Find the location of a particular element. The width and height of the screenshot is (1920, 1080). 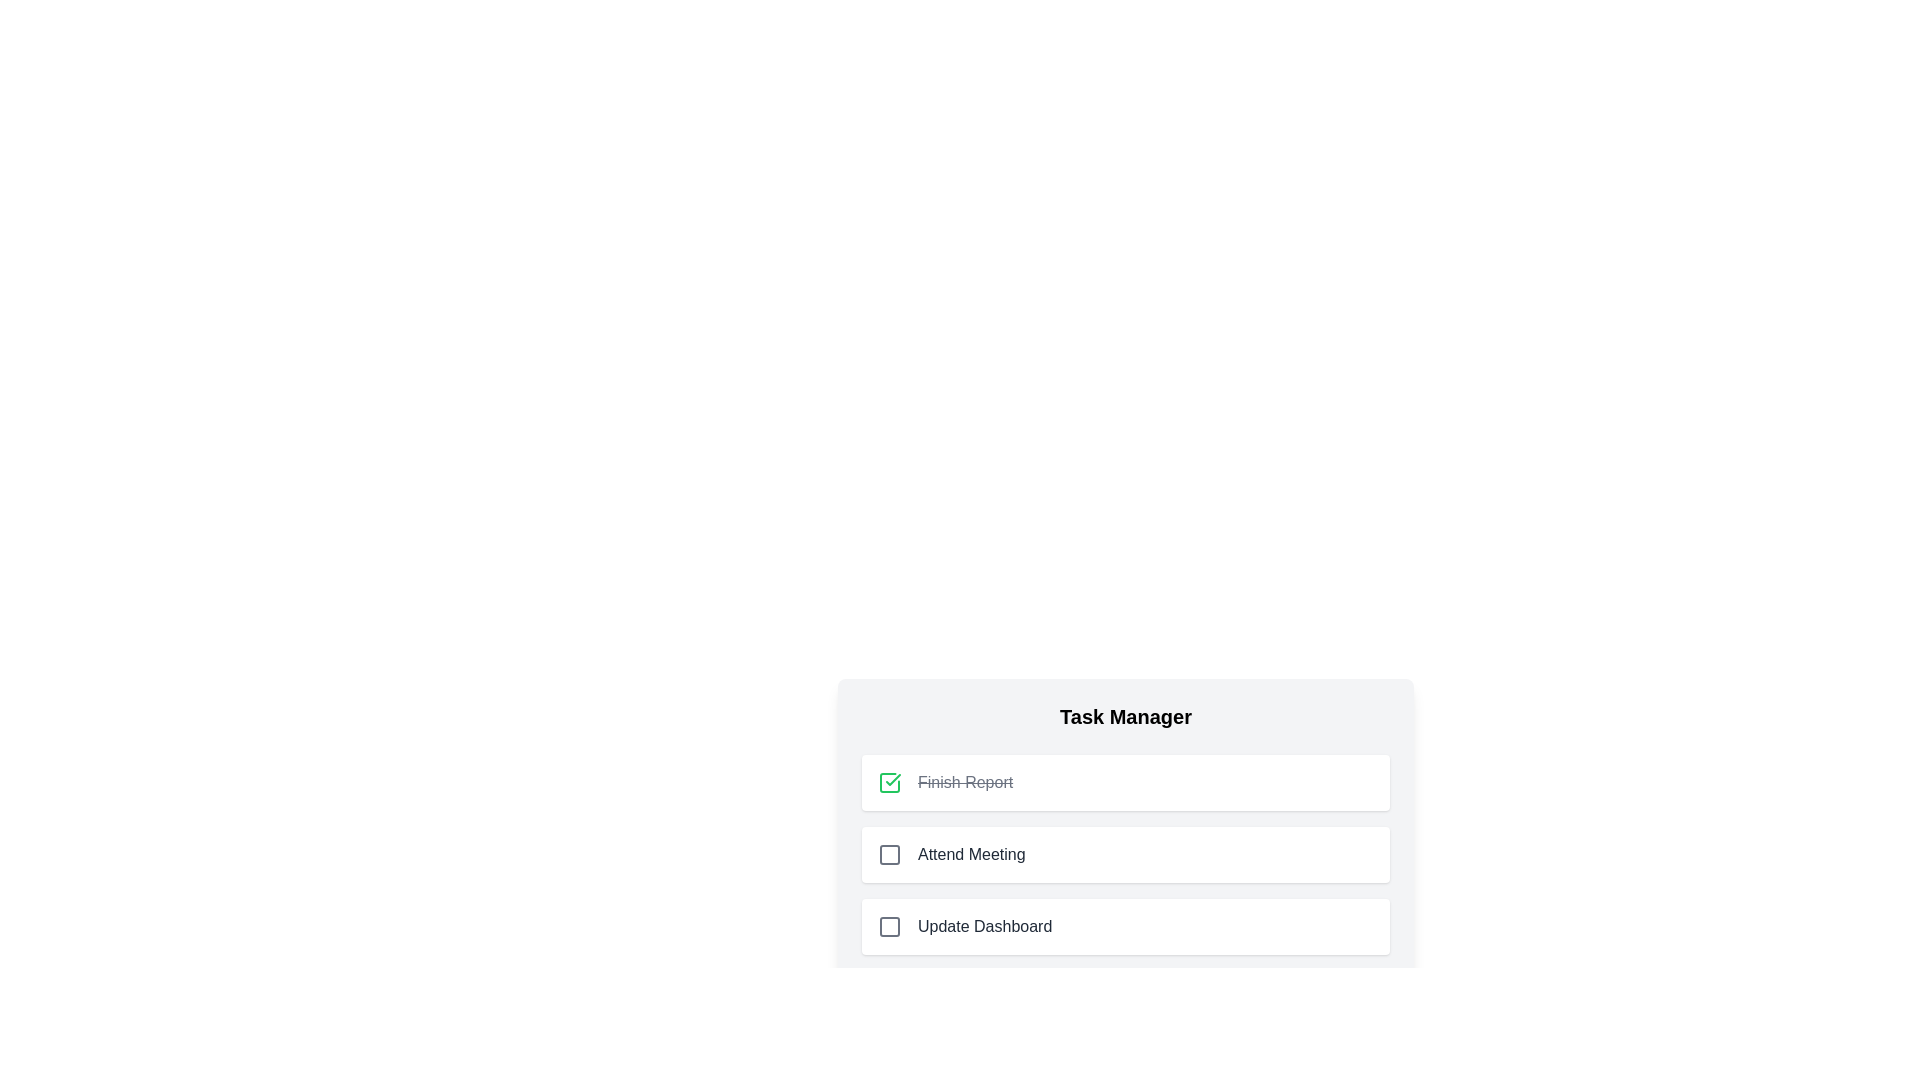

SVG rectangle part of the checkbox located inside the second list item of the task manager, which is next to the 'Attend Meeting' label, for debugging purposes is located at coordinates (888, 855).